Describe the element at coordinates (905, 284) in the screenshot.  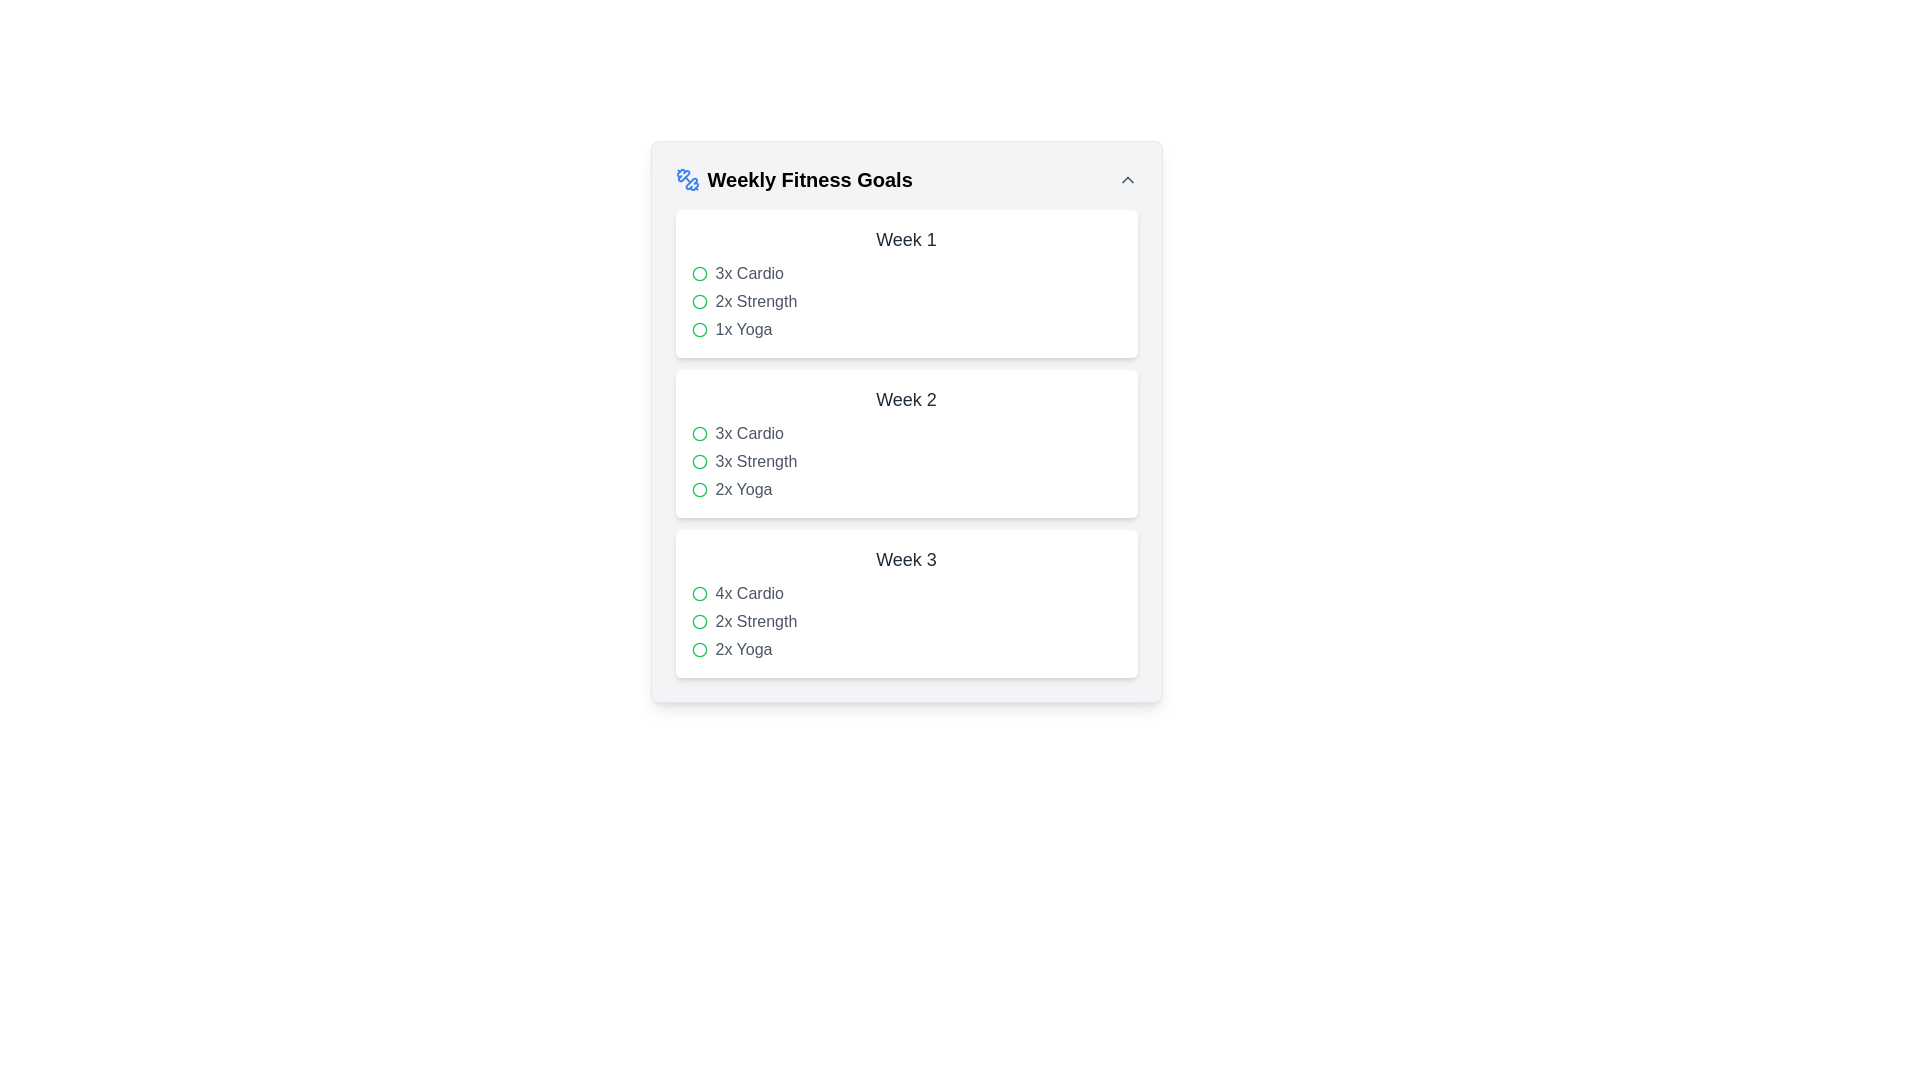
I see `the information listed in the first card of the weekly fitness goals summary, which is located beneath the header 'Weekly Fitness Goals'` at that location.